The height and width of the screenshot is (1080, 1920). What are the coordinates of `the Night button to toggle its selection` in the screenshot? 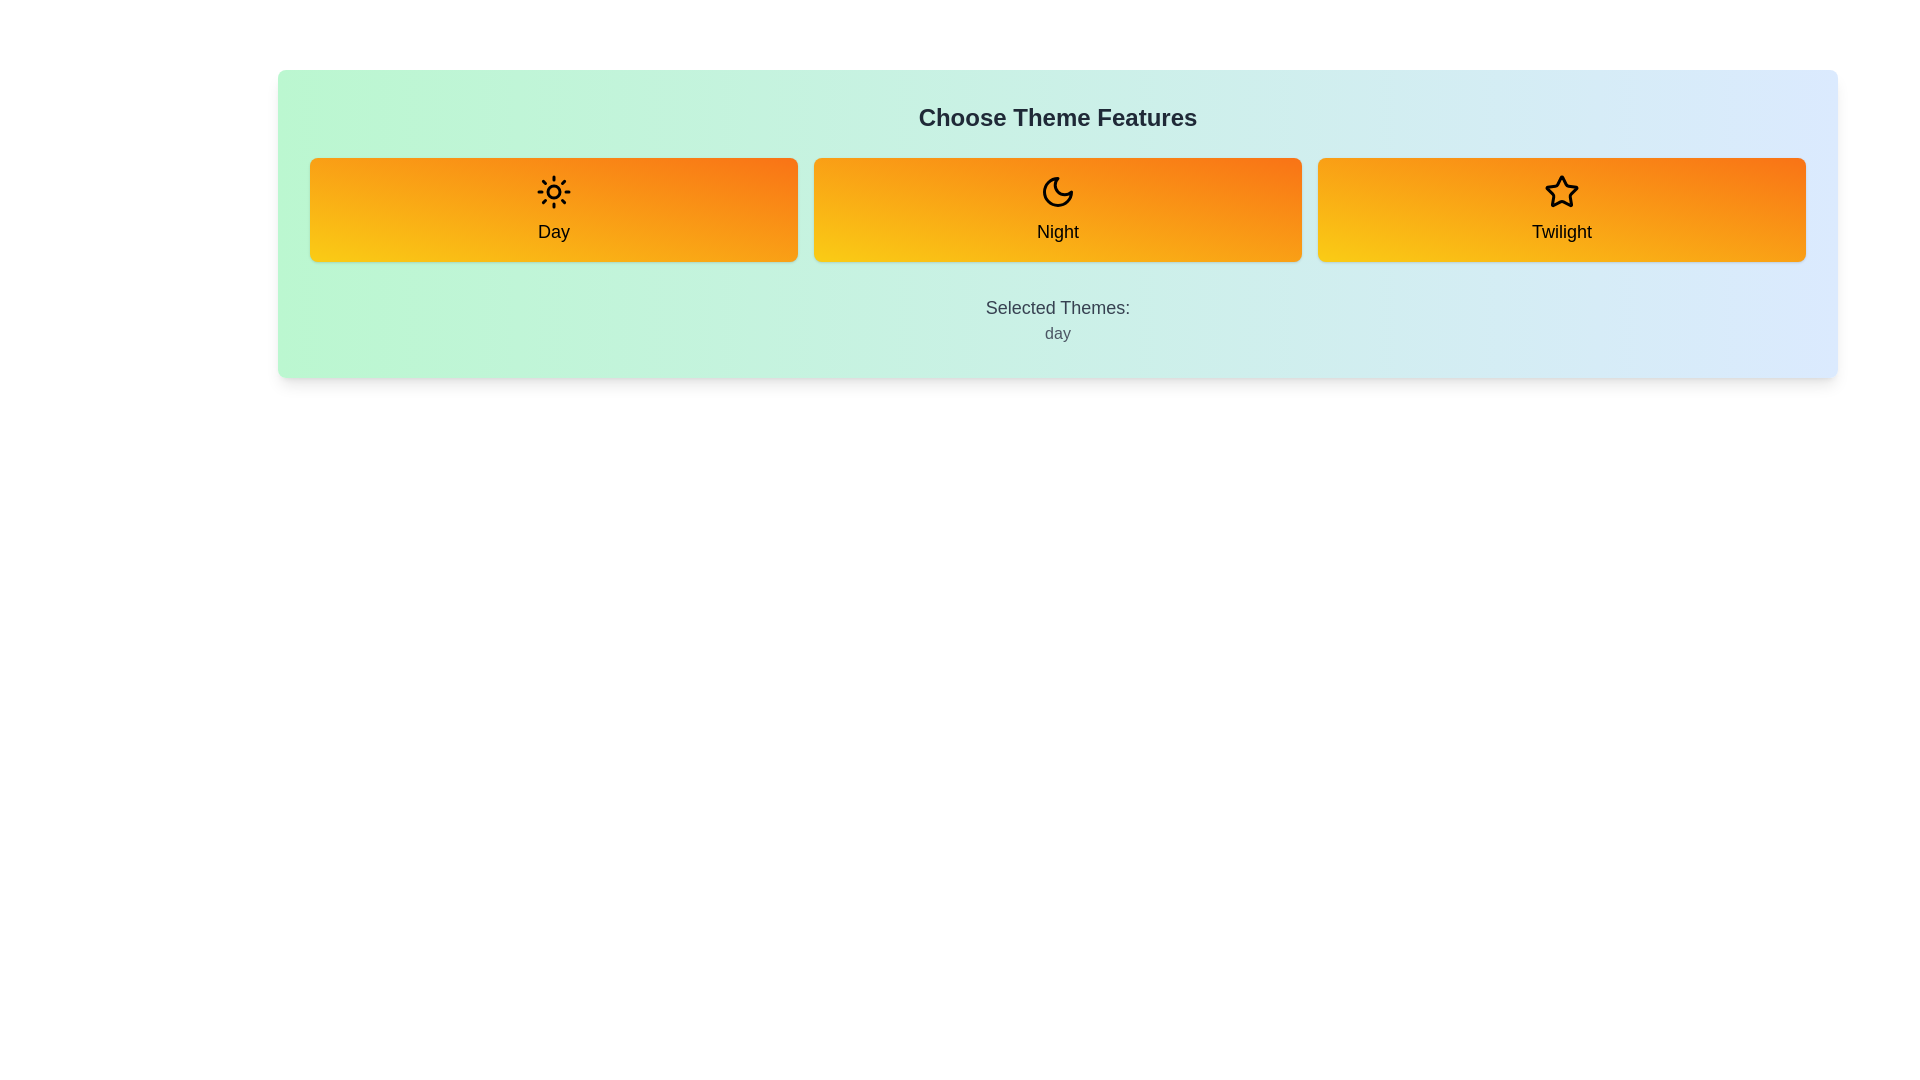 It's located at (1056, 209).